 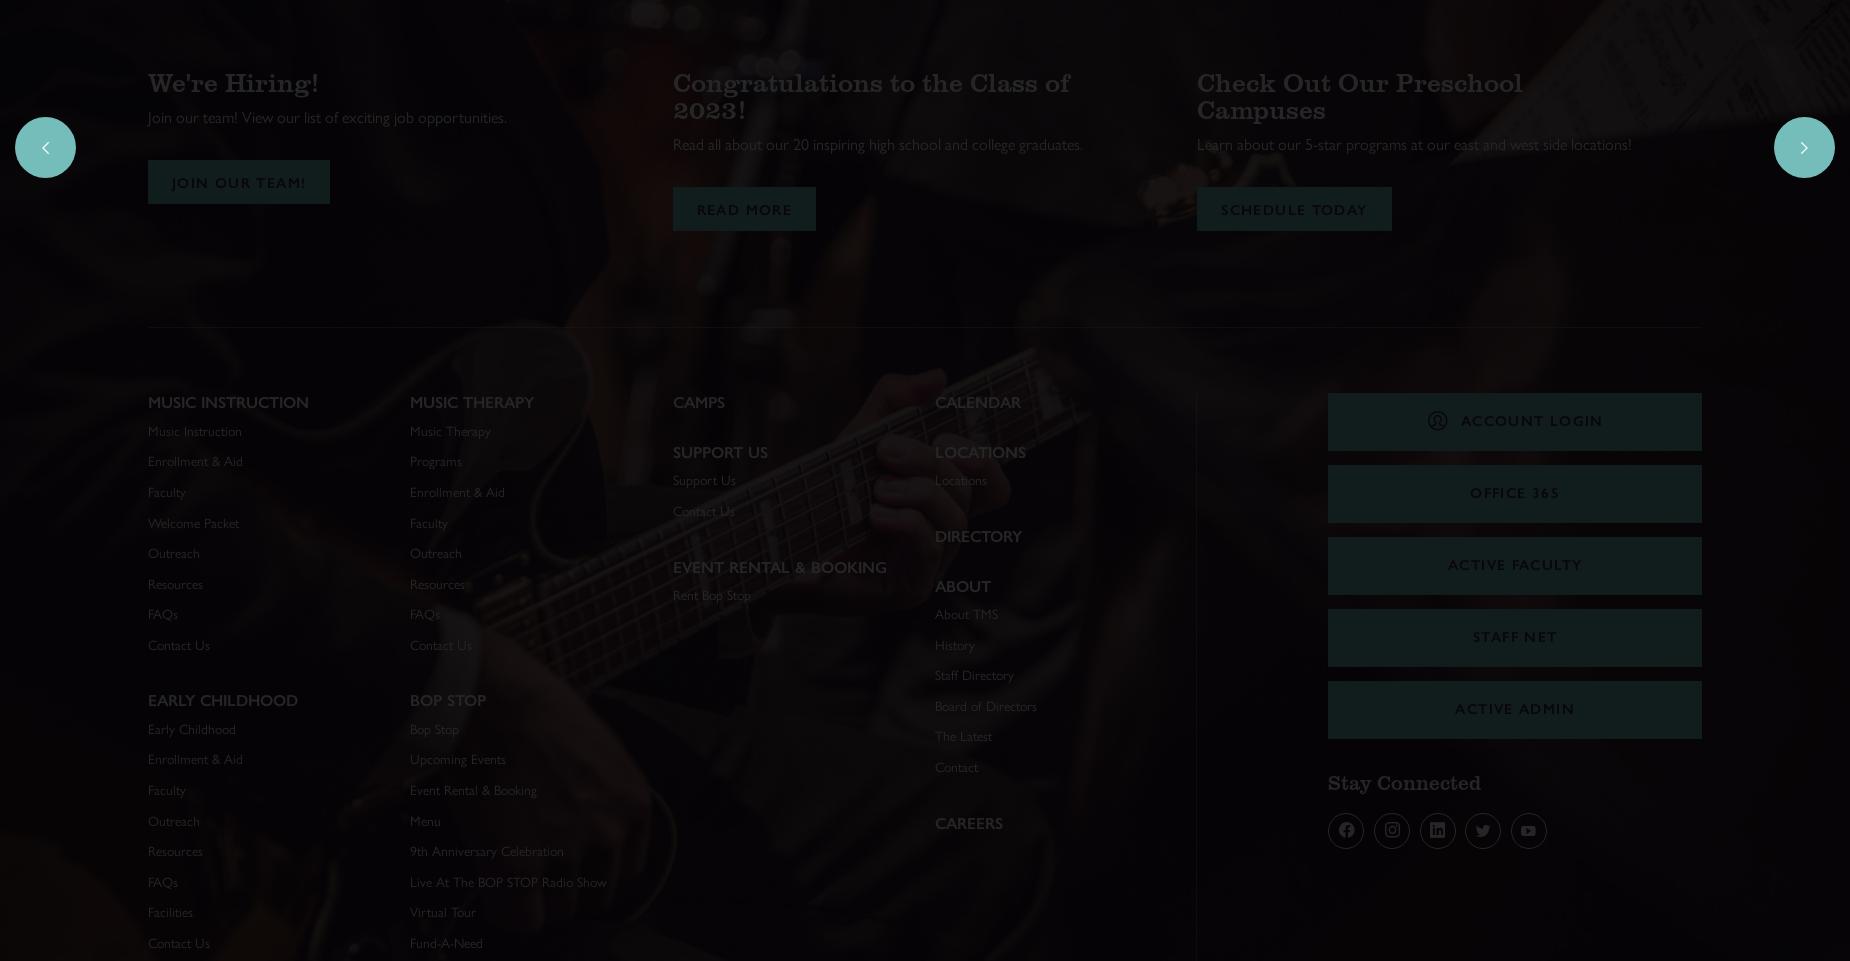 What do you see at coordinates (710, 594) in the screenshot?
I see `'Rent Bop Stop'` at bounding box center [710, 594].